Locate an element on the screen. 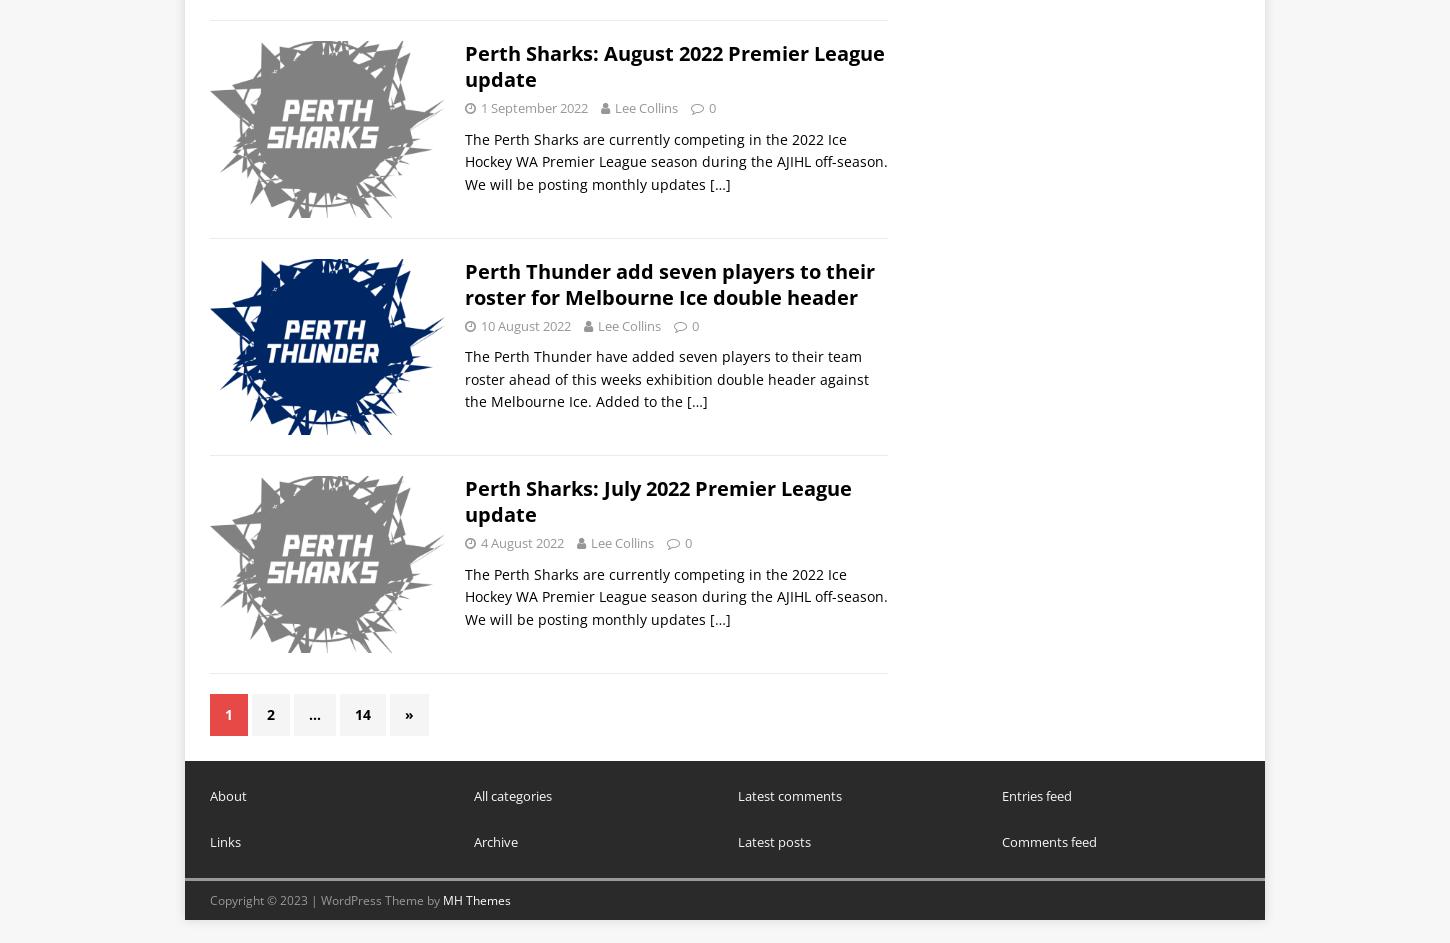  'The Perth Thunder have added seven players to their team roster ahead of this weeks exhibition double header against the Melbourne Ice. Added to the' is located at coordinates (666, 377).